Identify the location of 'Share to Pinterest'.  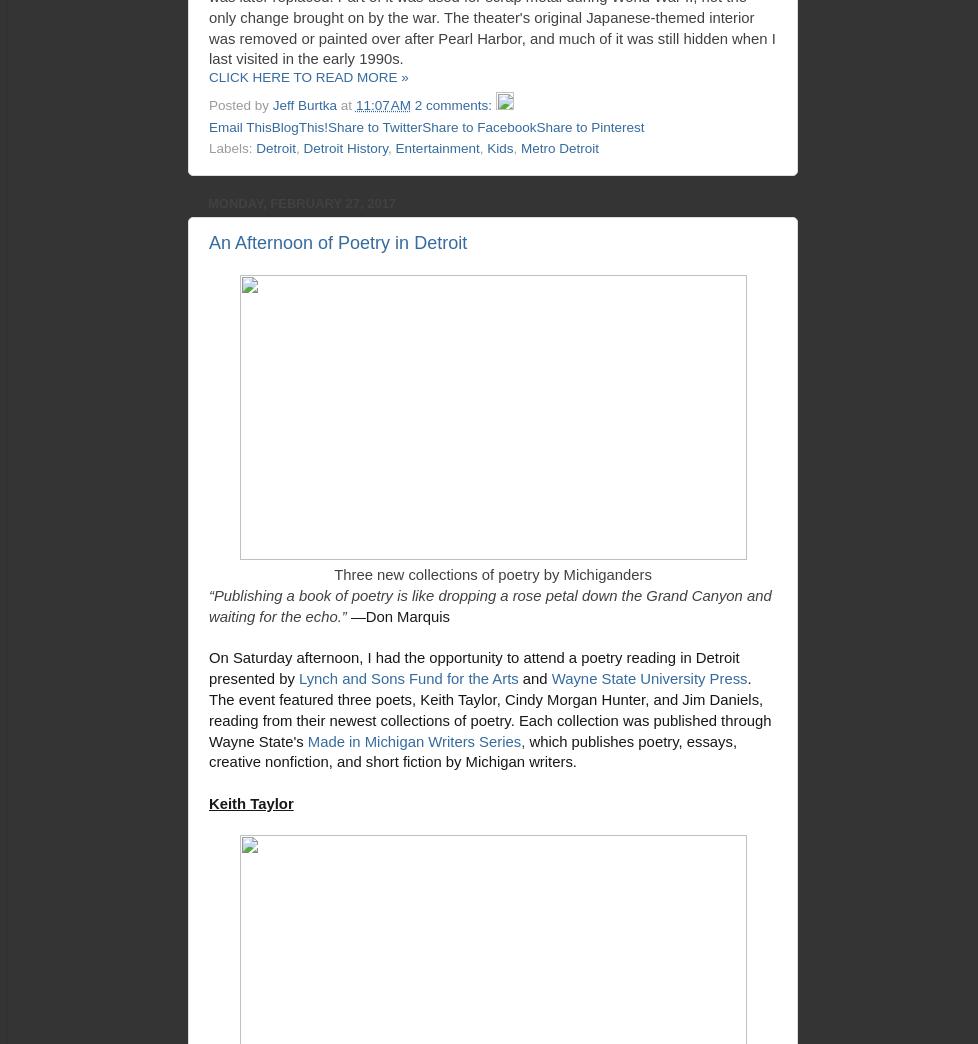
(536, 126).